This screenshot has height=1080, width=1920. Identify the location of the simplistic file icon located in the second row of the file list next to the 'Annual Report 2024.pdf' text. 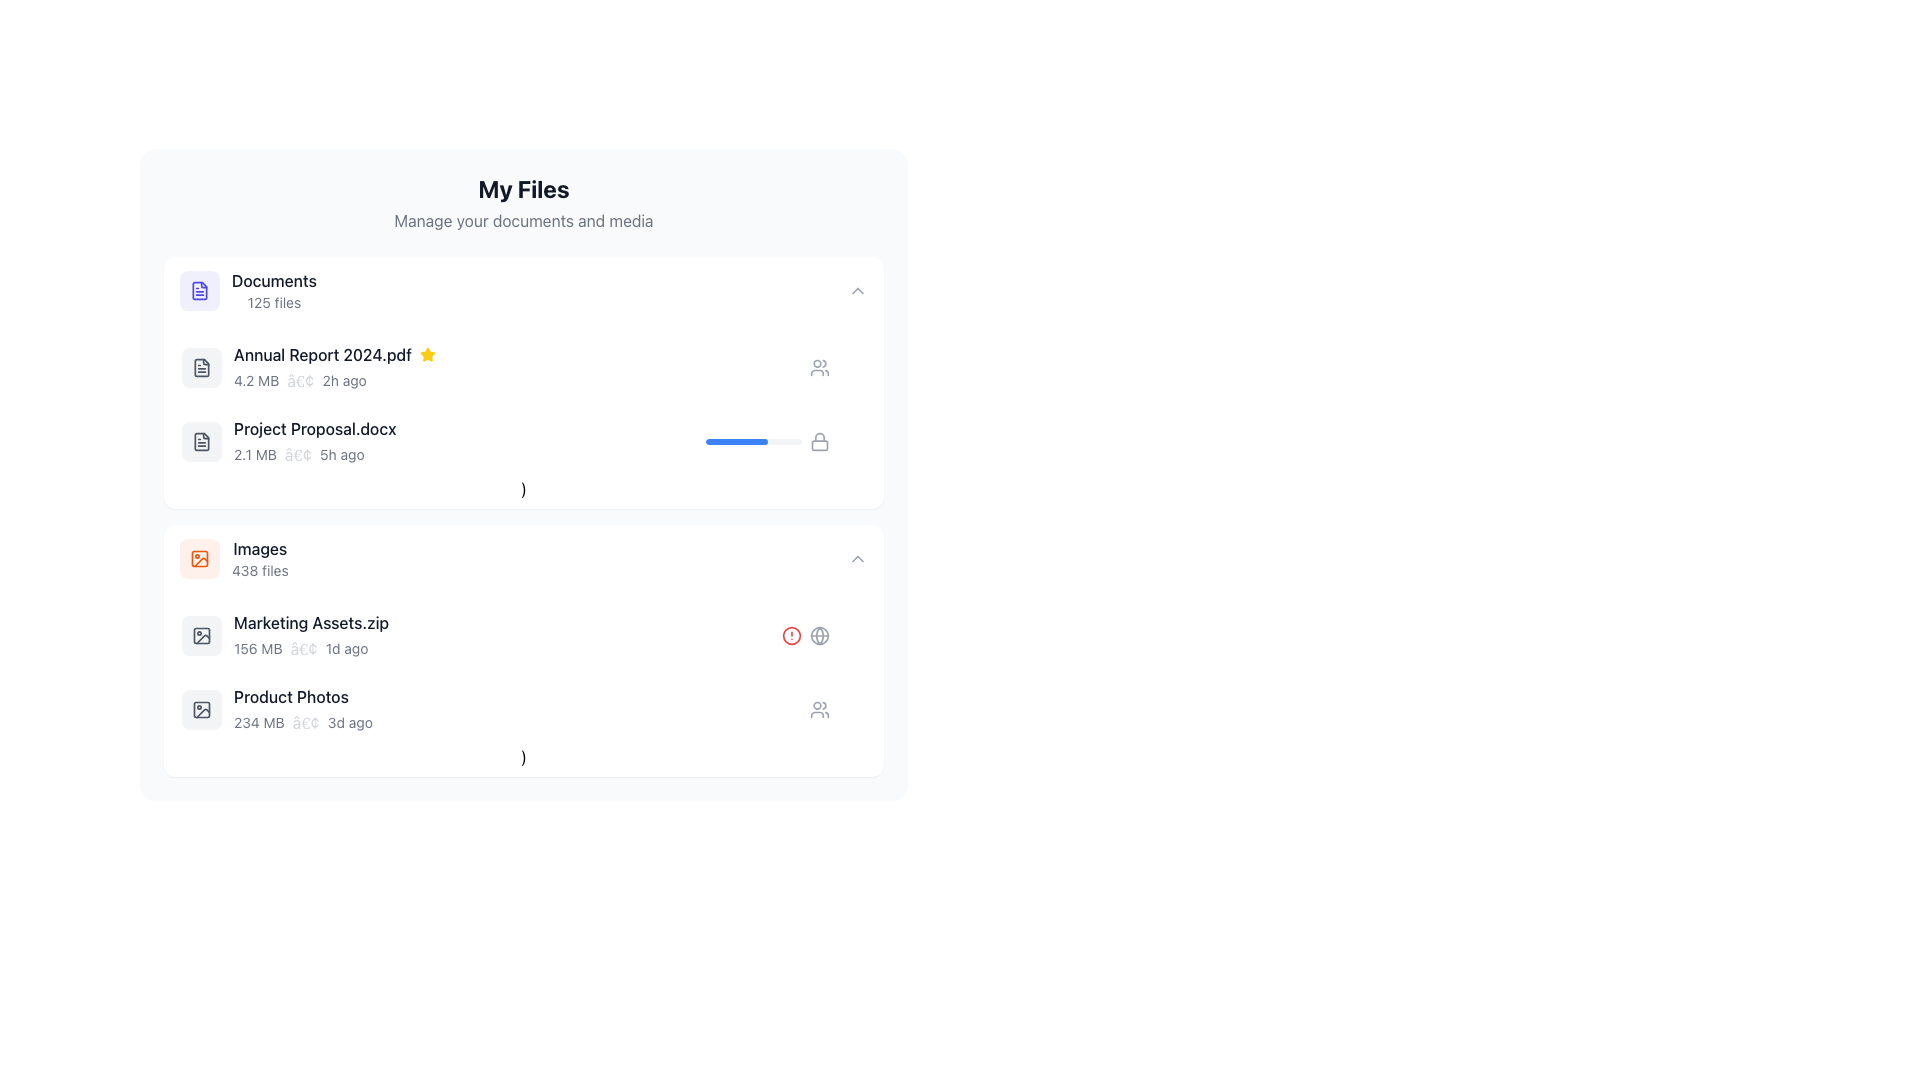
(201, 367).